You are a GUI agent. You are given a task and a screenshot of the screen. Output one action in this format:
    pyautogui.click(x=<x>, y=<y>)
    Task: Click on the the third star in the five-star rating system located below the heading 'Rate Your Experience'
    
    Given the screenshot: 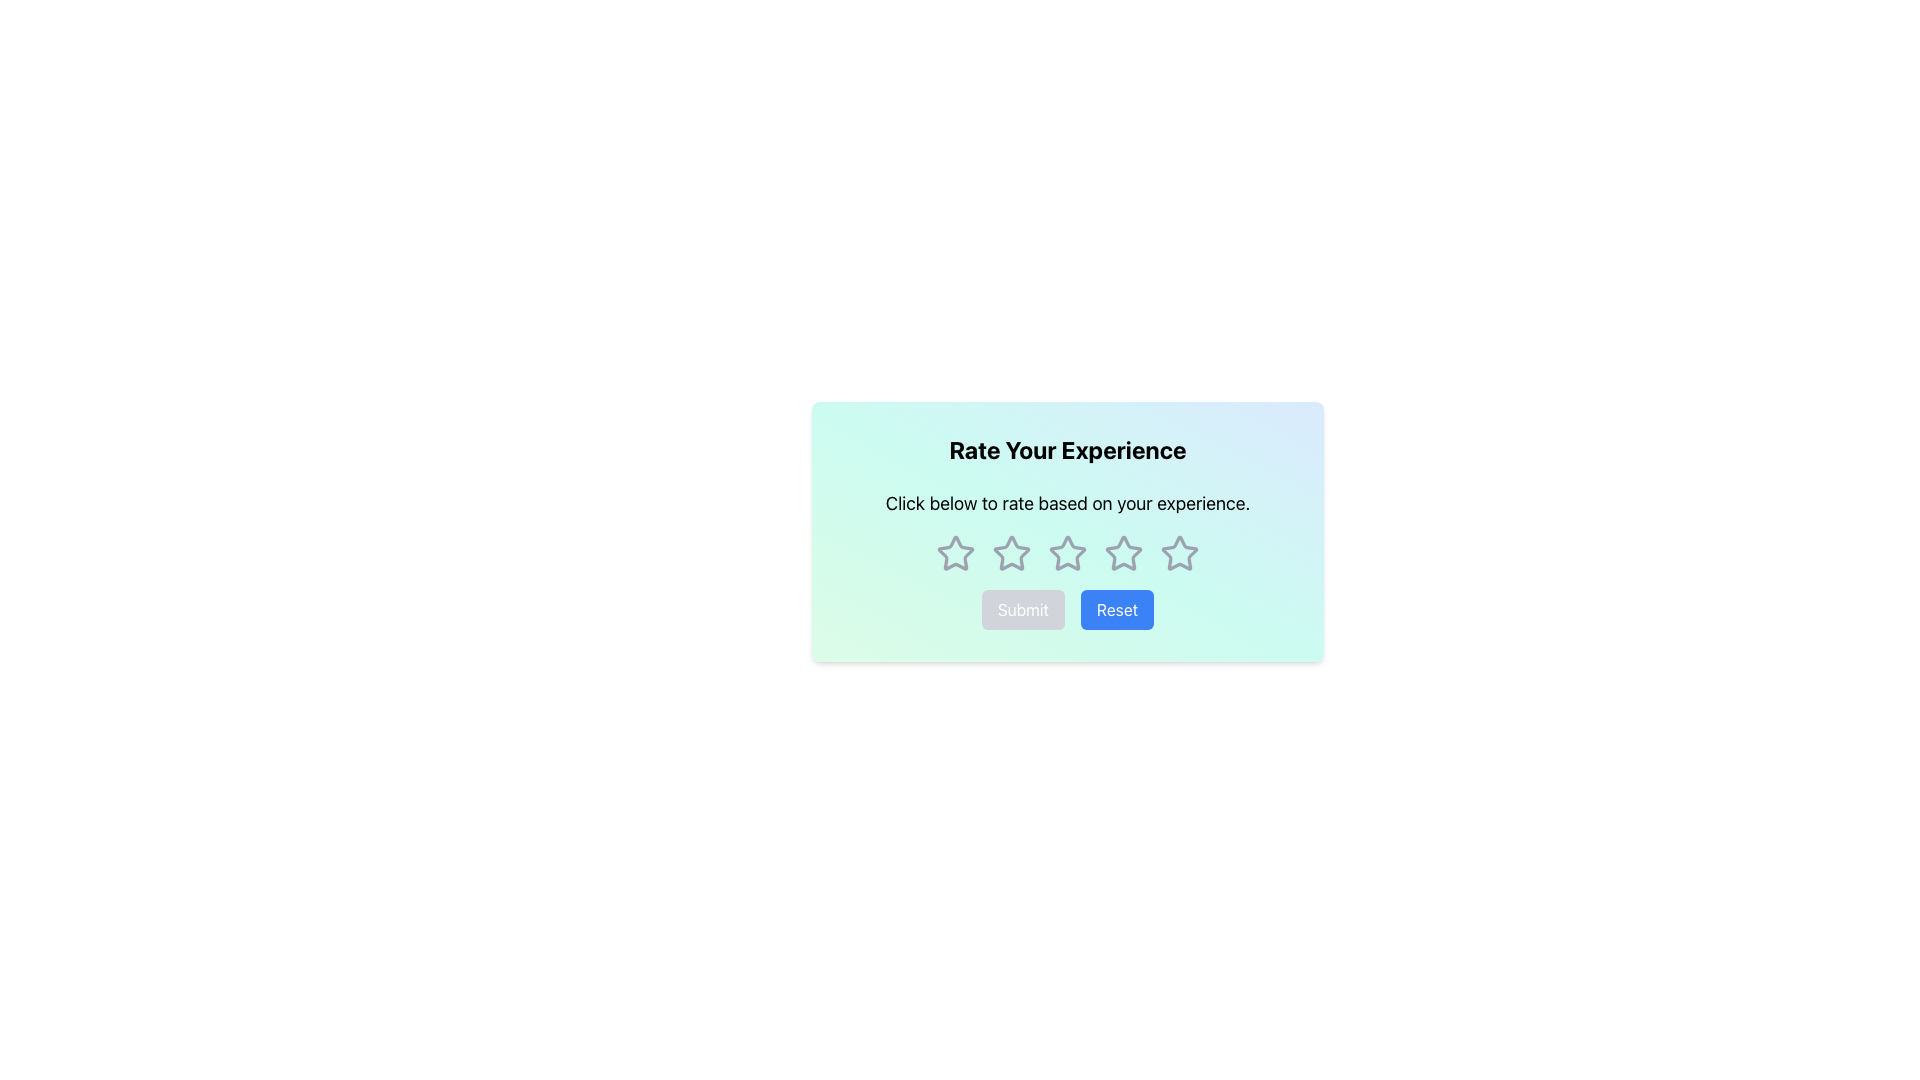 What is the action you would take?
    pyautogui.click(x=1065, y=552)
    